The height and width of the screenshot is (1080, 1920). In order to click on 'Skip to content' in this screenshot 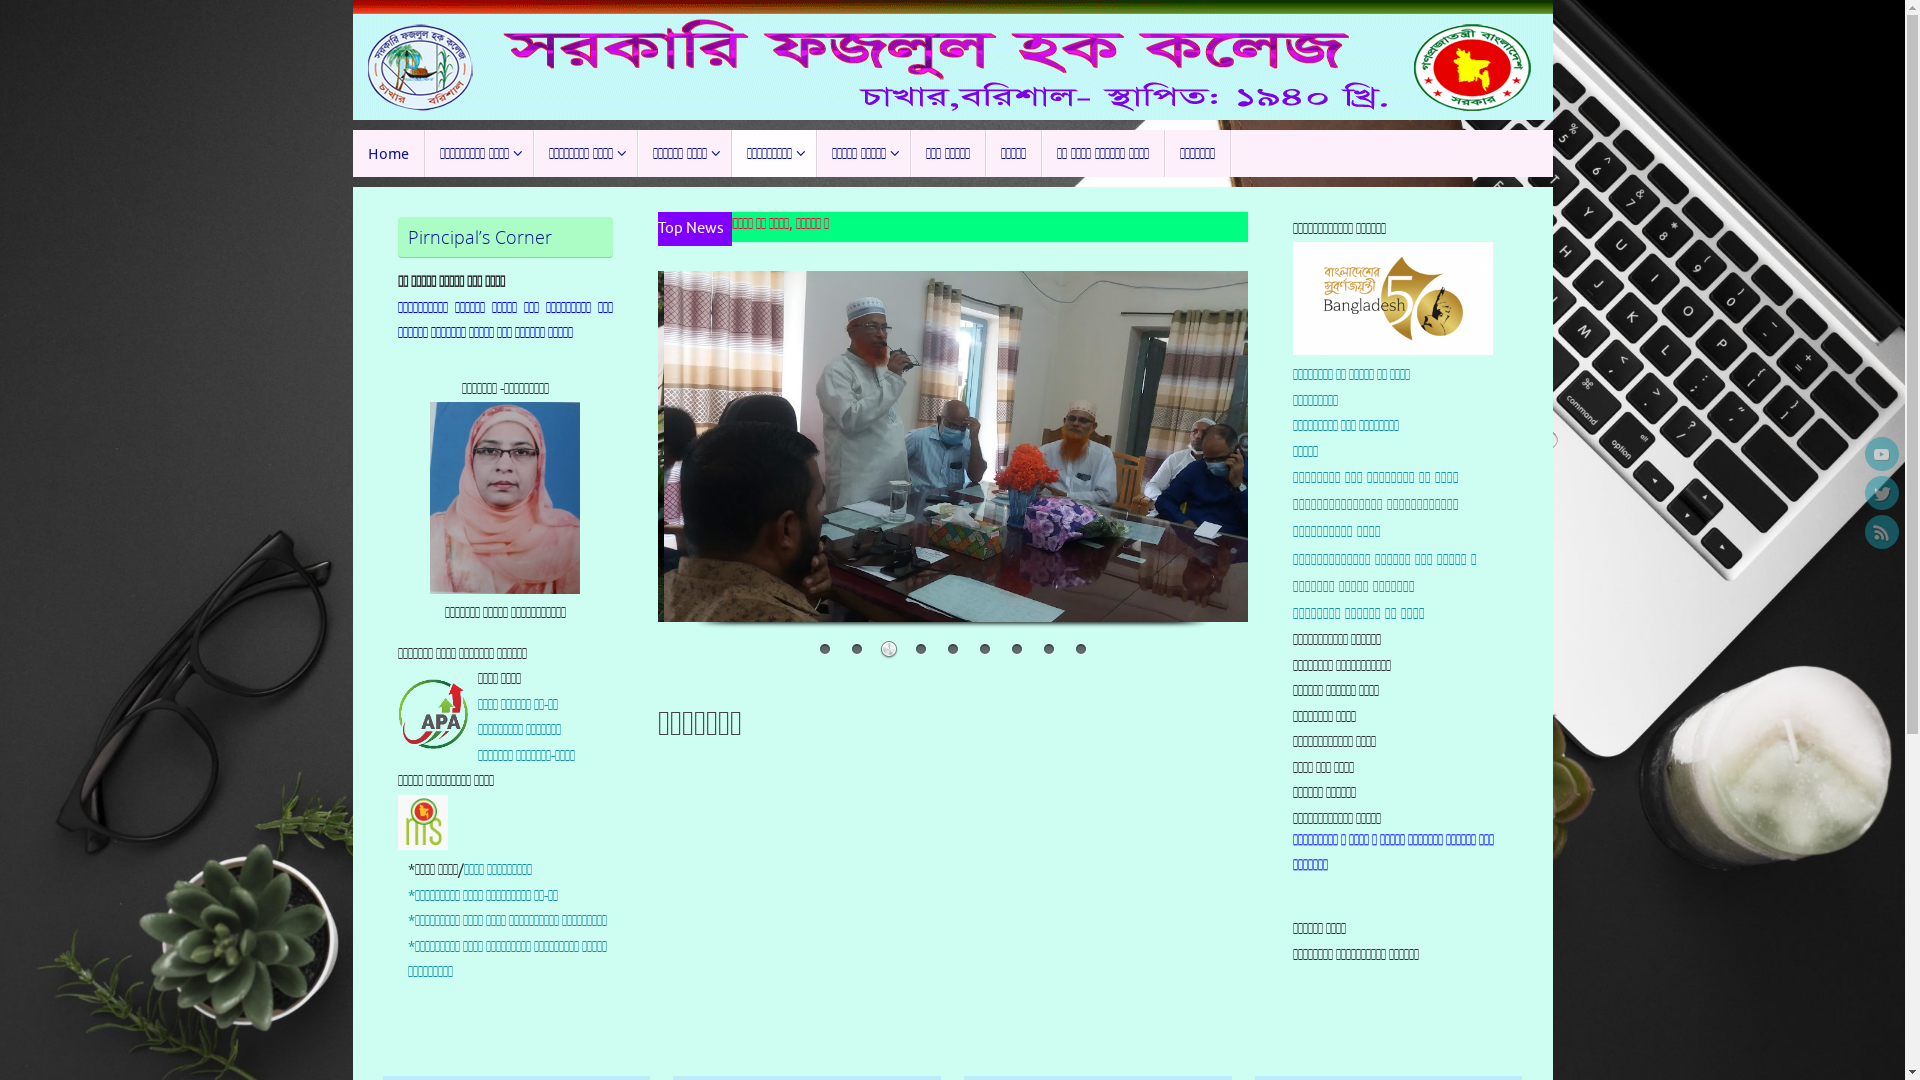, I will do `click(352, 159)`.